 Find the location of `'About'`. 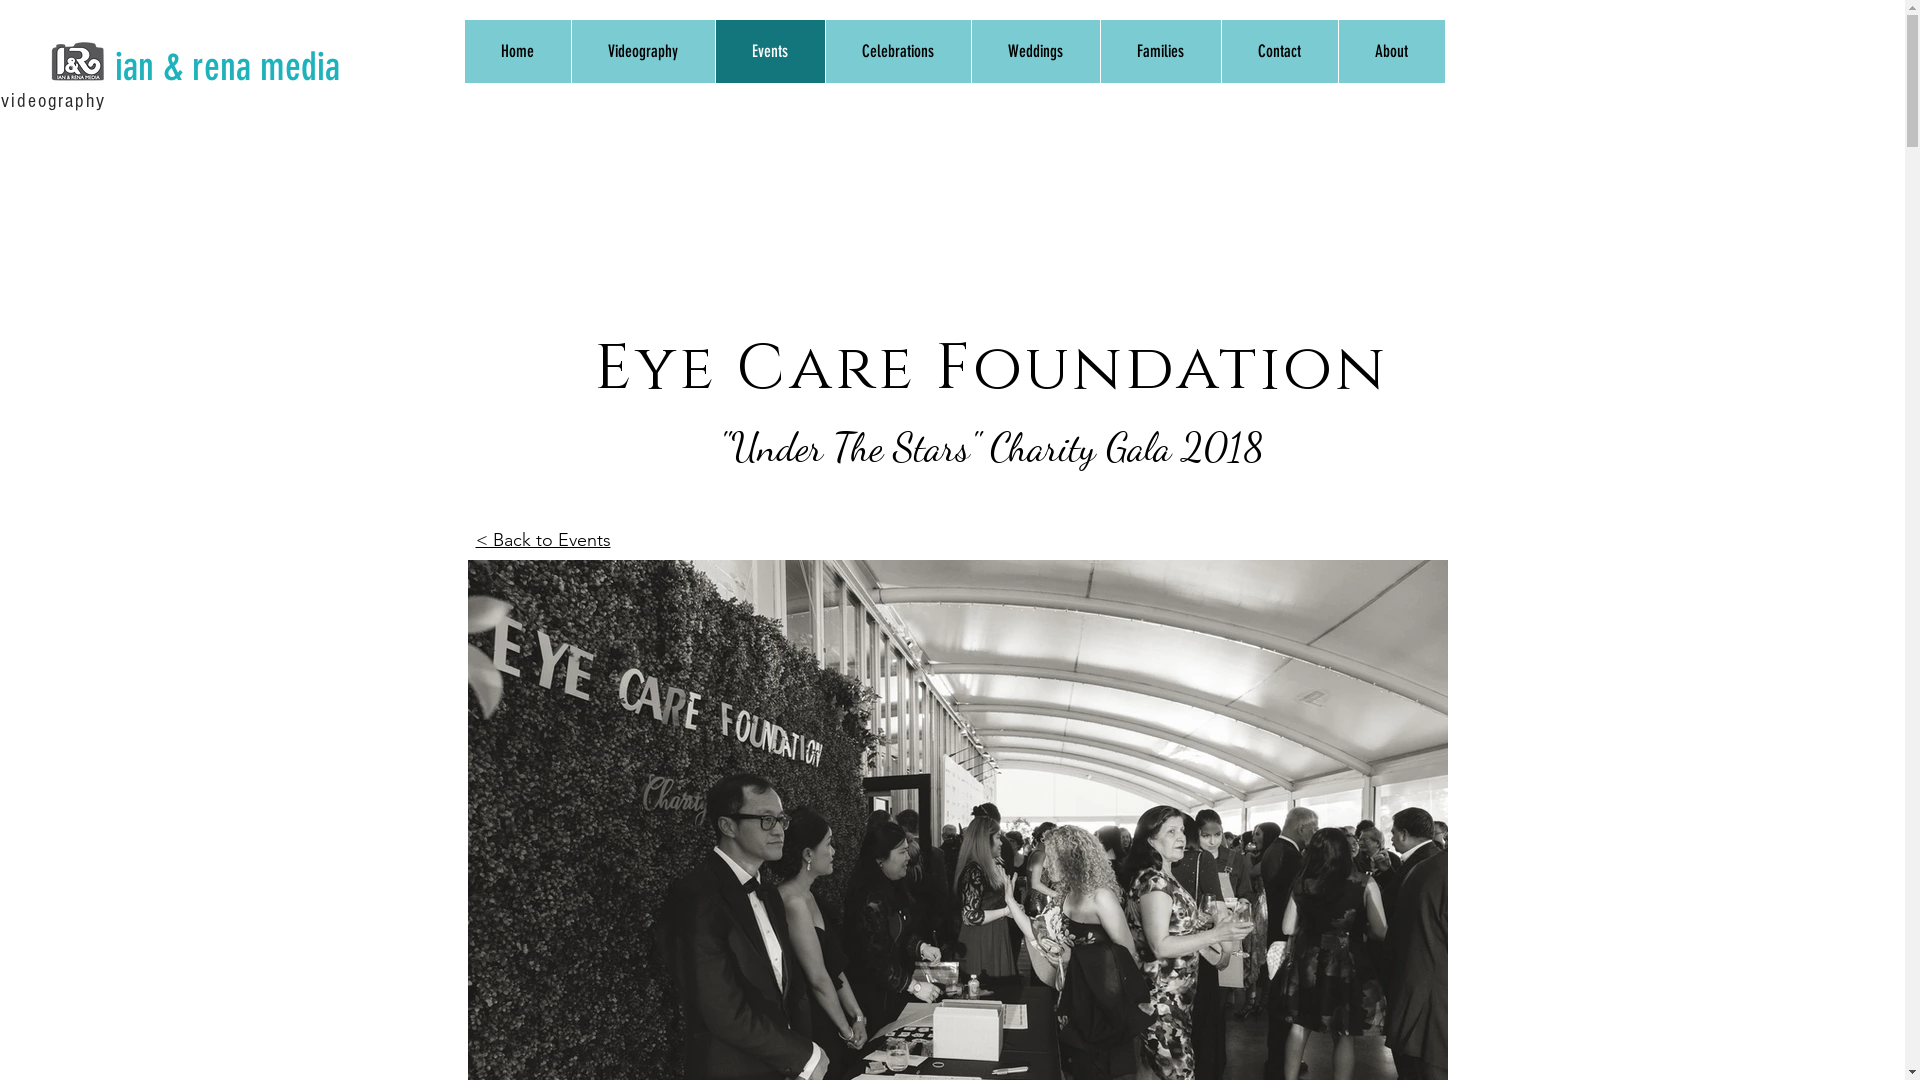

'About' is located at coordinates (1390, 50).